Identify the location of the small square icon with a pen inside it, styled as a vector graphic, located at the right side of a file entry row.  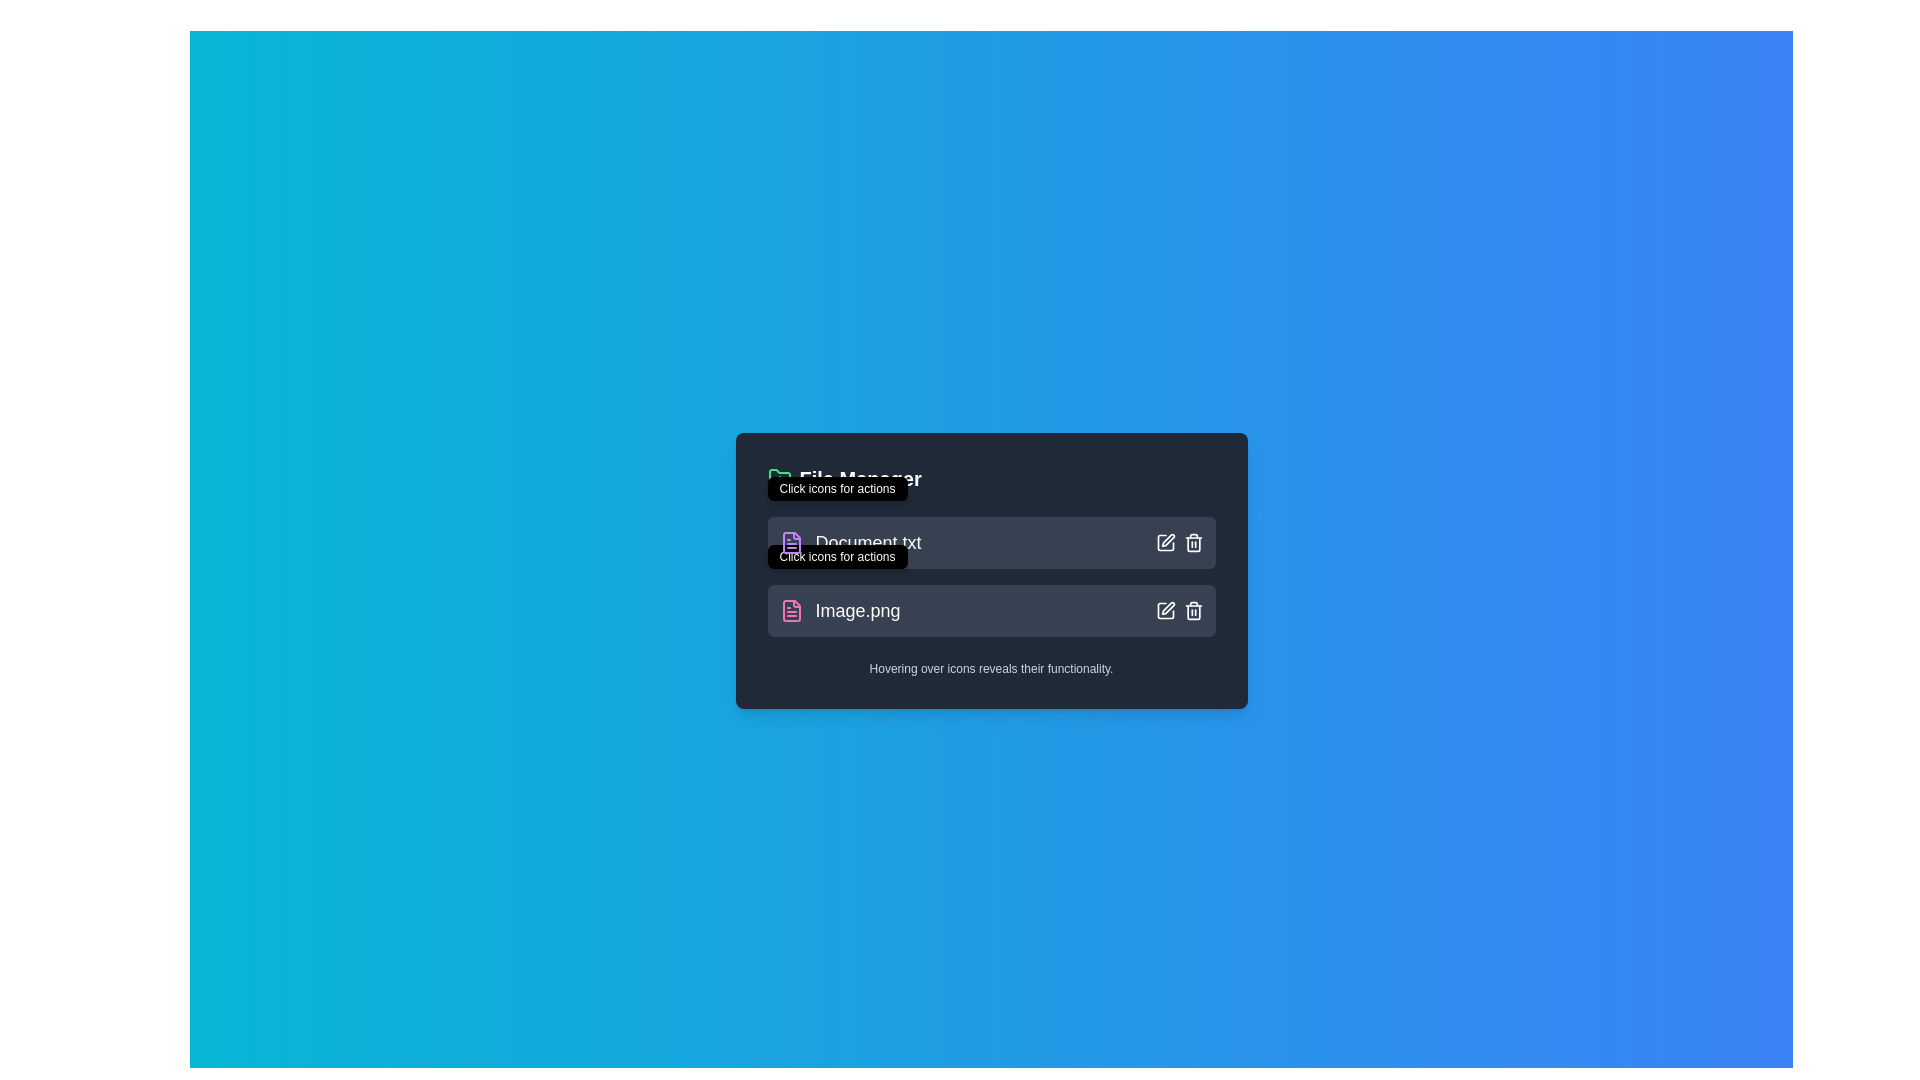
(1165, 543).